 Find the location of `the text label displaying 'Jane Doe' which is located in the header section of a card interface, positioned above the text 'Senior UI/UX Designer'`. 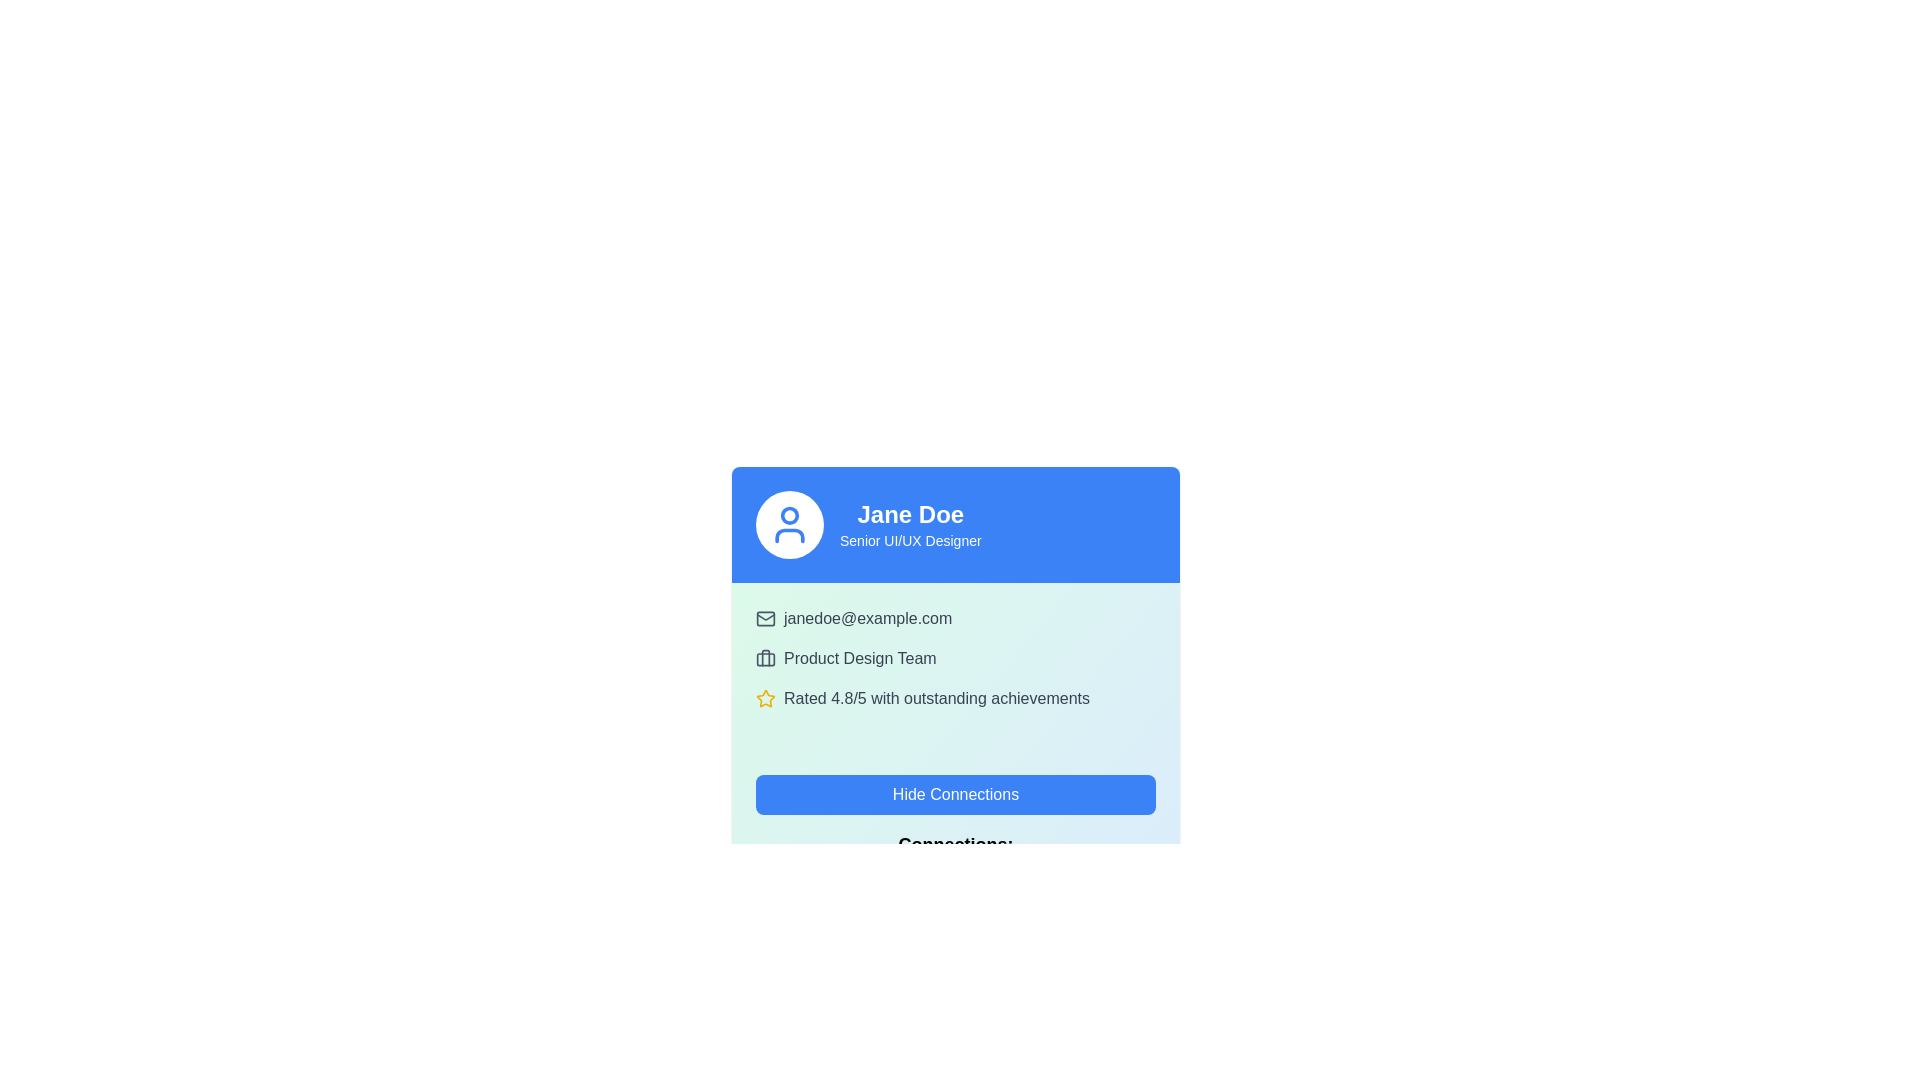

the text label displaying 'Jane Doe' which is located in the header section of a card interface, positioned above the text 'Senior UI/UX Designer' is located at coordinates (909, 514).